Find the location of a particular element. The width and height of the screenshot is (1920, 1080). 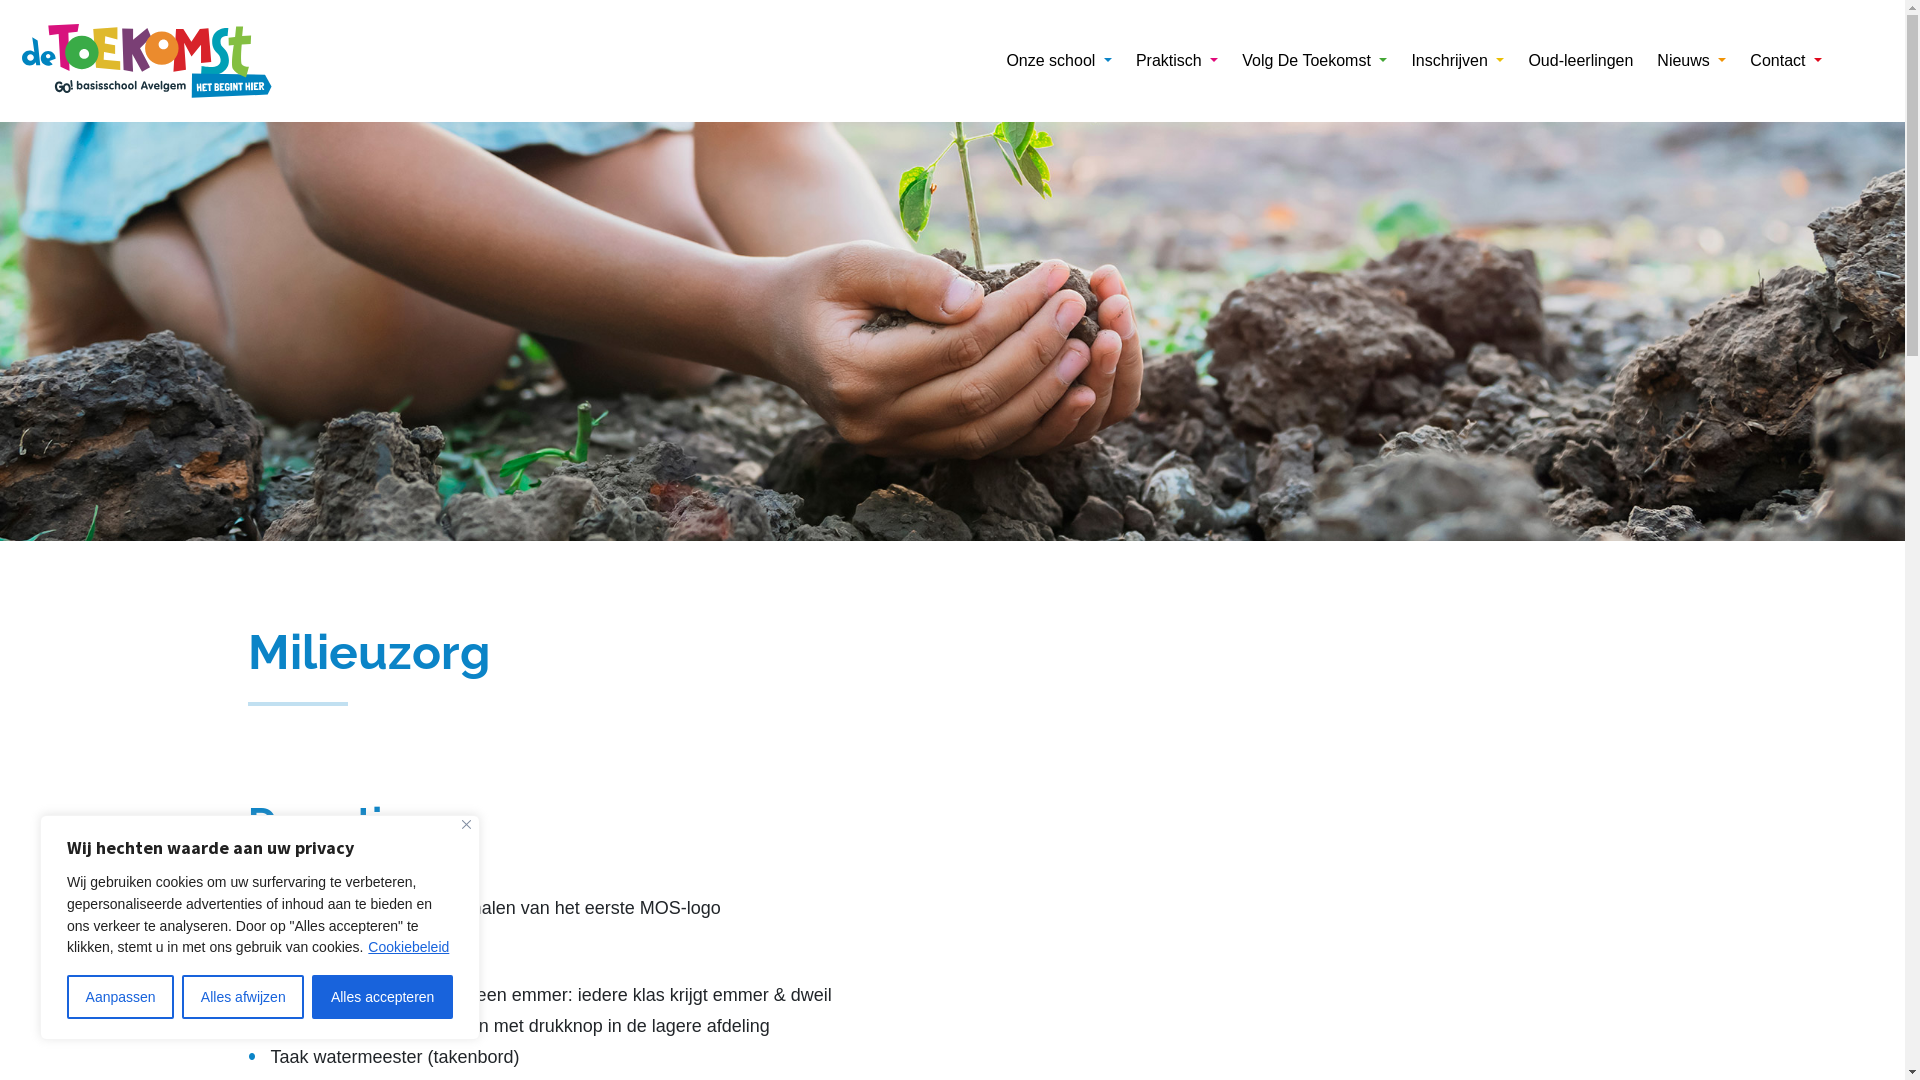

'Inschrijven' is located at coordinates (1457, 60).